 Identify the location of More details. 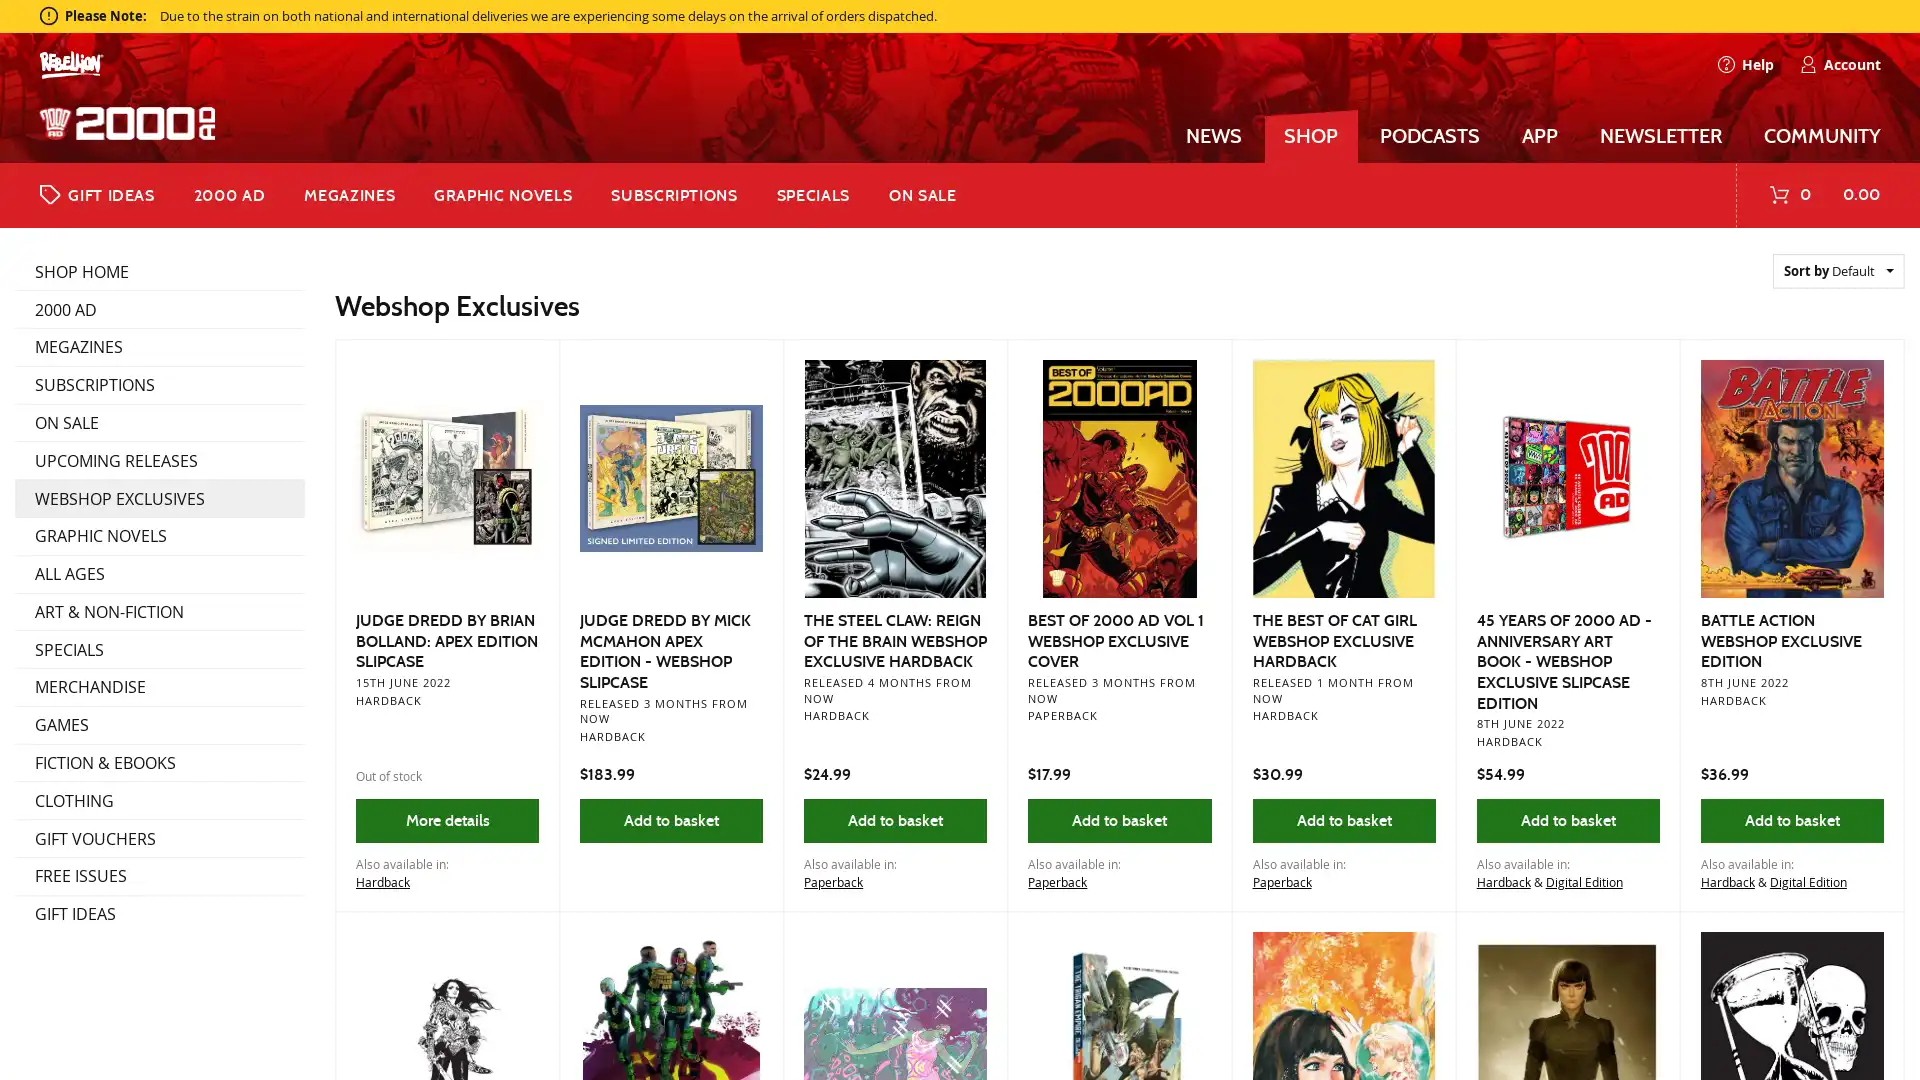
(445, 820).